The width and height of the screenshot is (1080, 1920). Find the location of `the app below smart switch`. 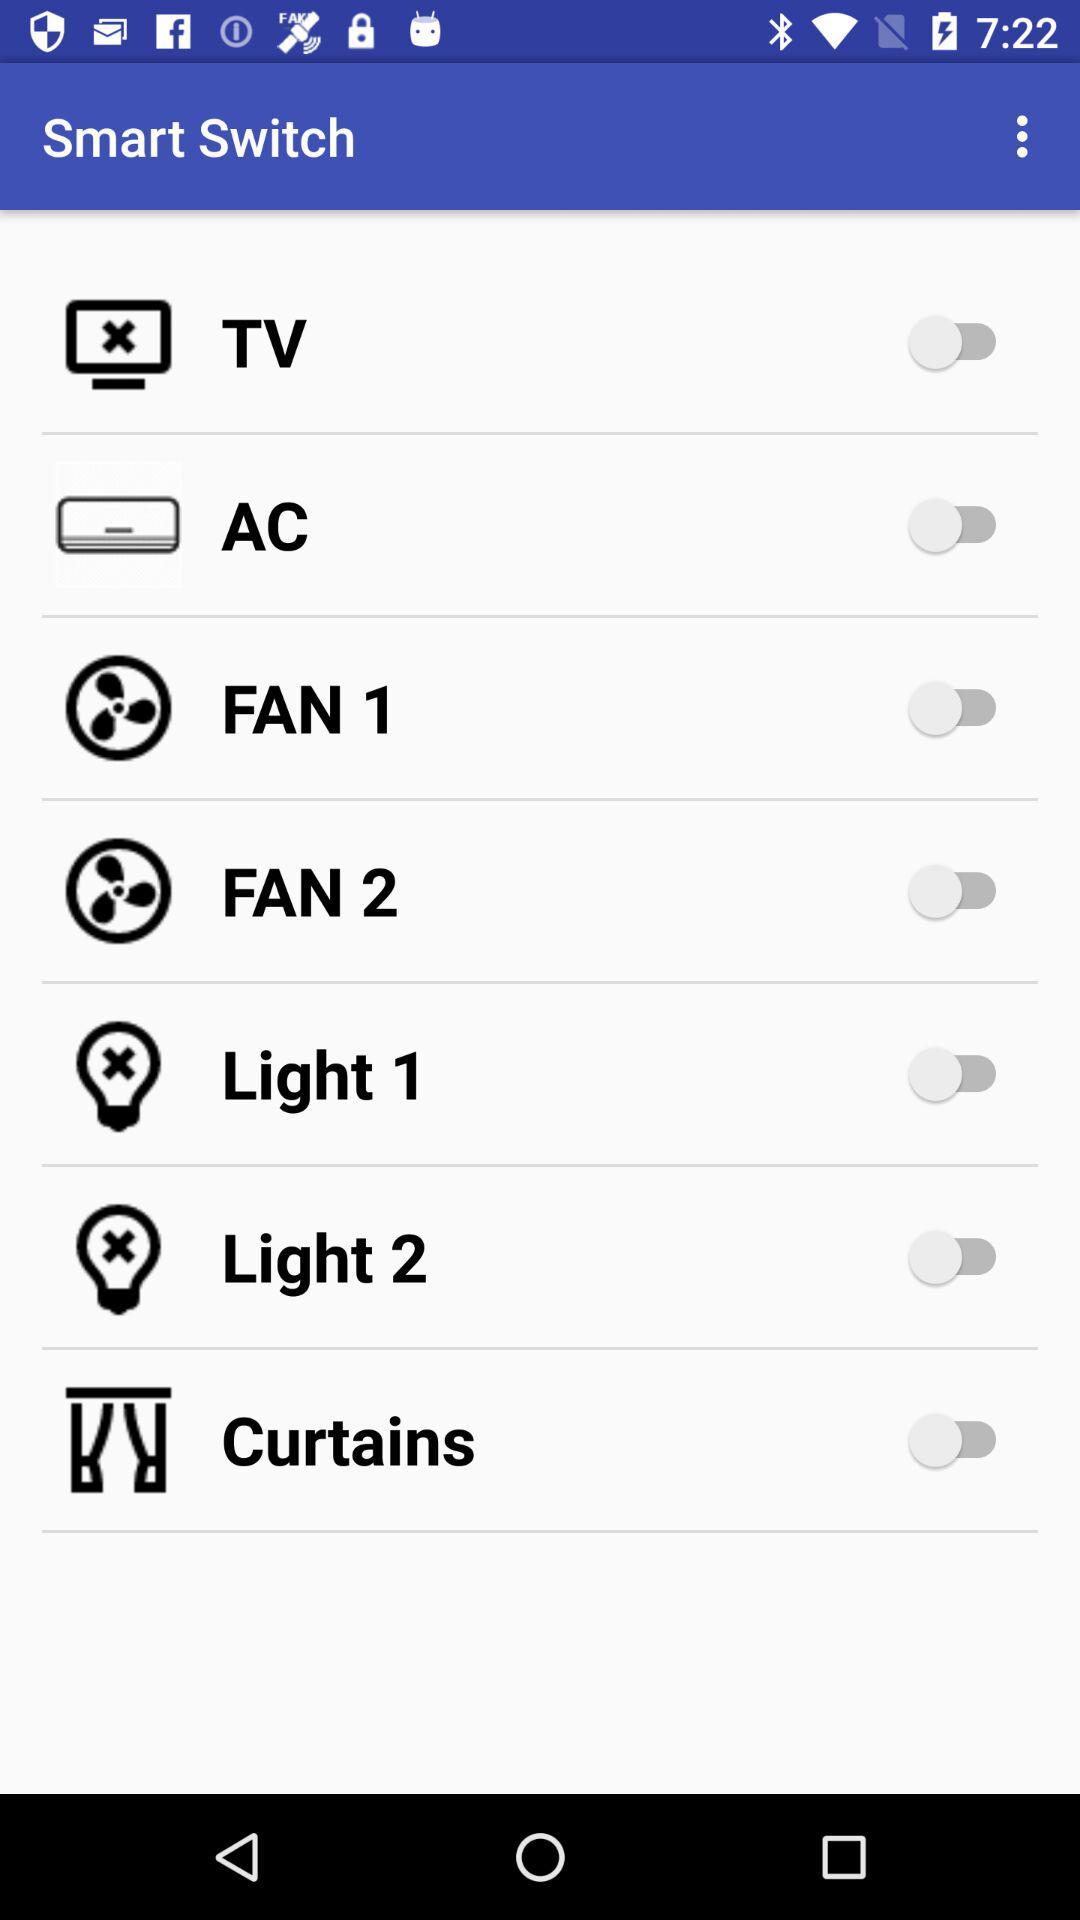

the app below smart switch is located at coordinates (560, 341).